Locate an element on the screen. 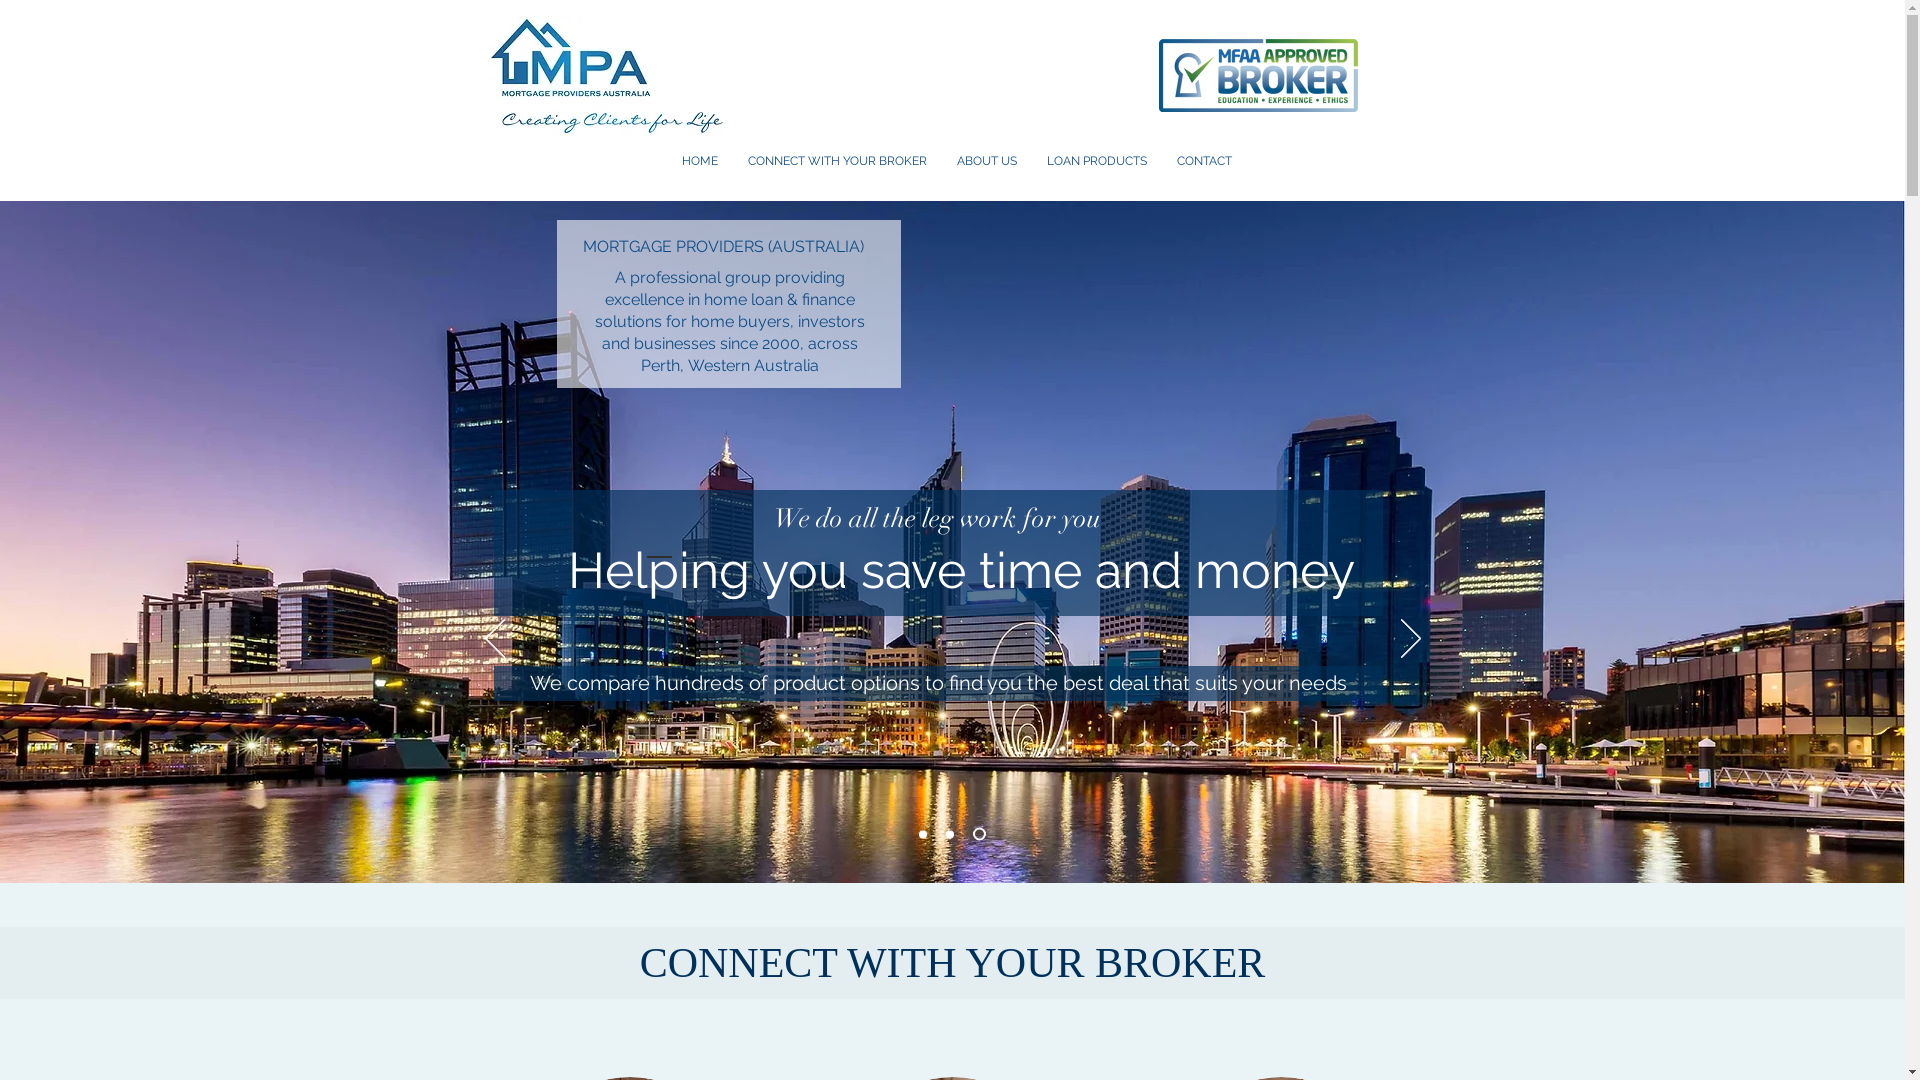 This screenshot has height=1080, width=1920. 'CONTACT' is located at coordinates (1203, 160).